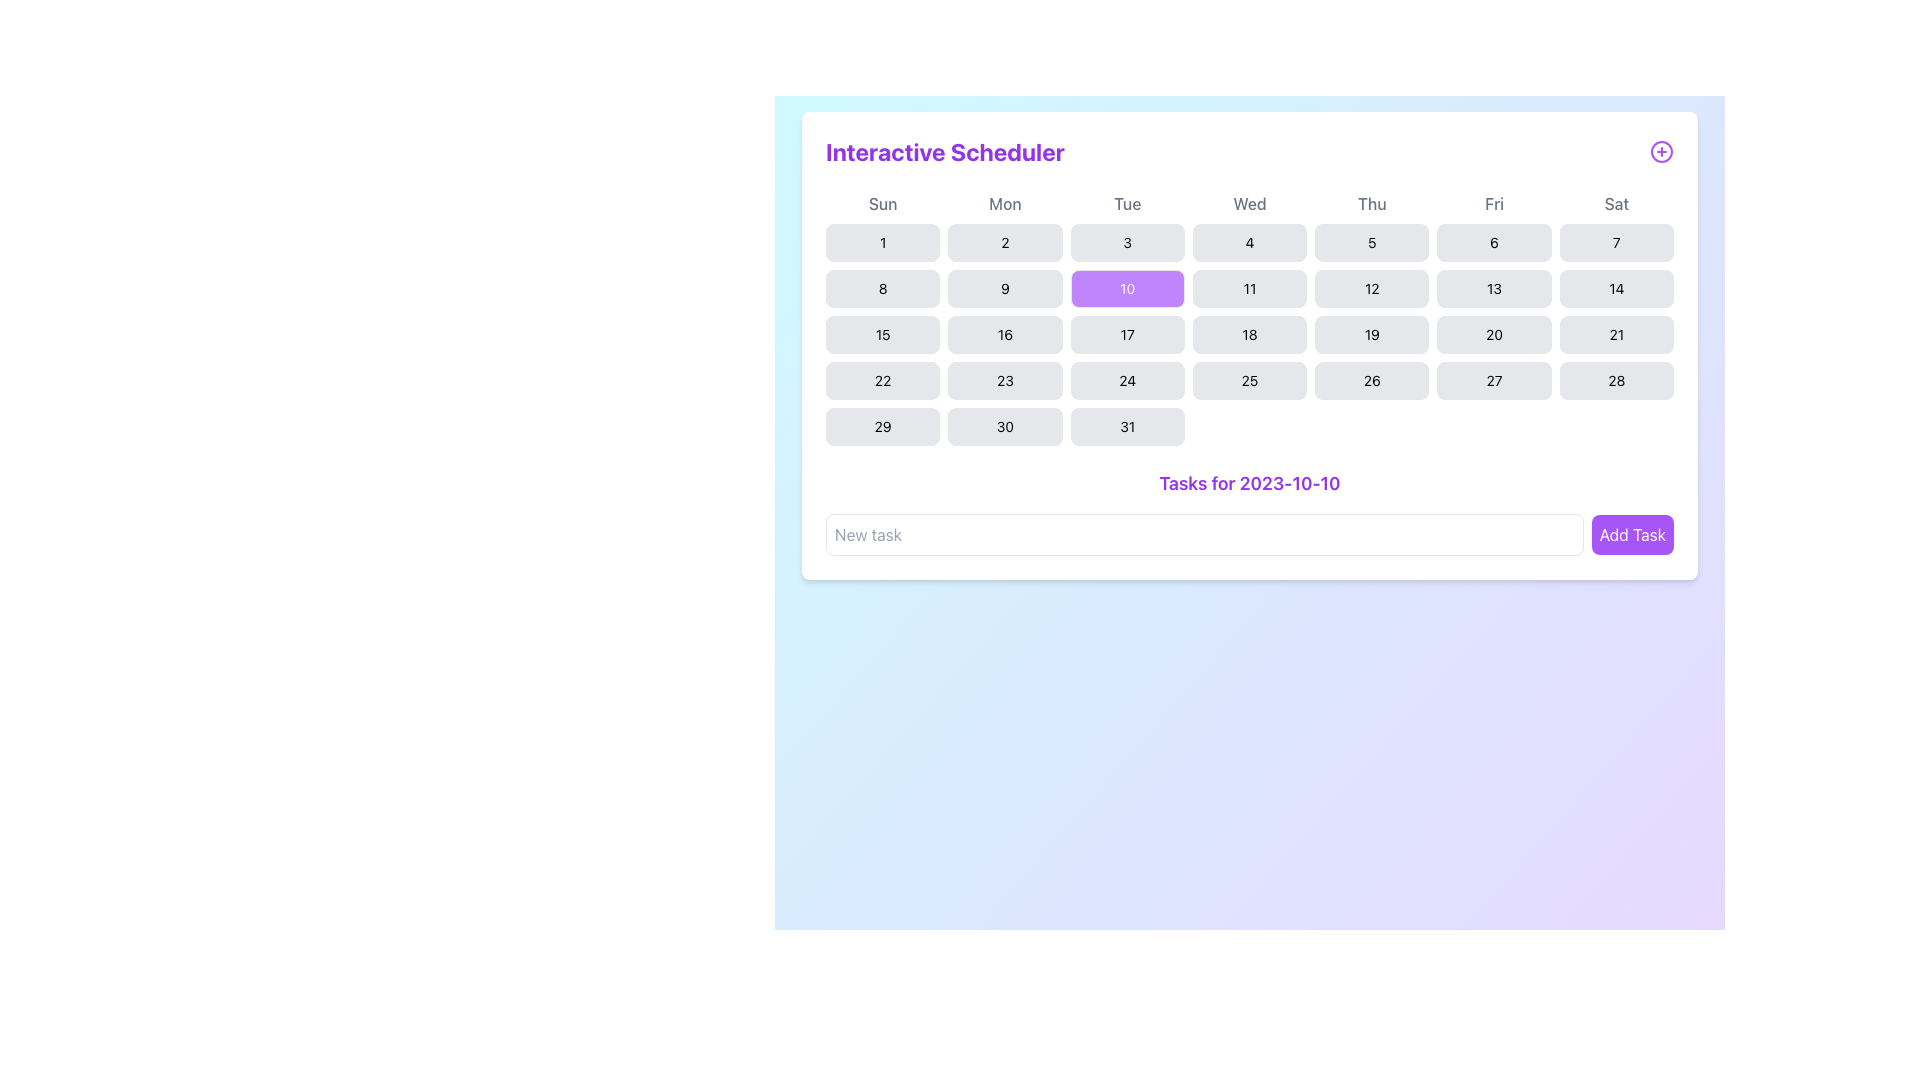 This screenshot has width=1920, height=1080. What do you see at coordinates (882, 381) in the screenshot?
I see `the rounded rectangular button displaying the text '22' in black, located in the fourth row, first column of the calendar grid under the 'Sun' header` at bounding box center [882, 381].